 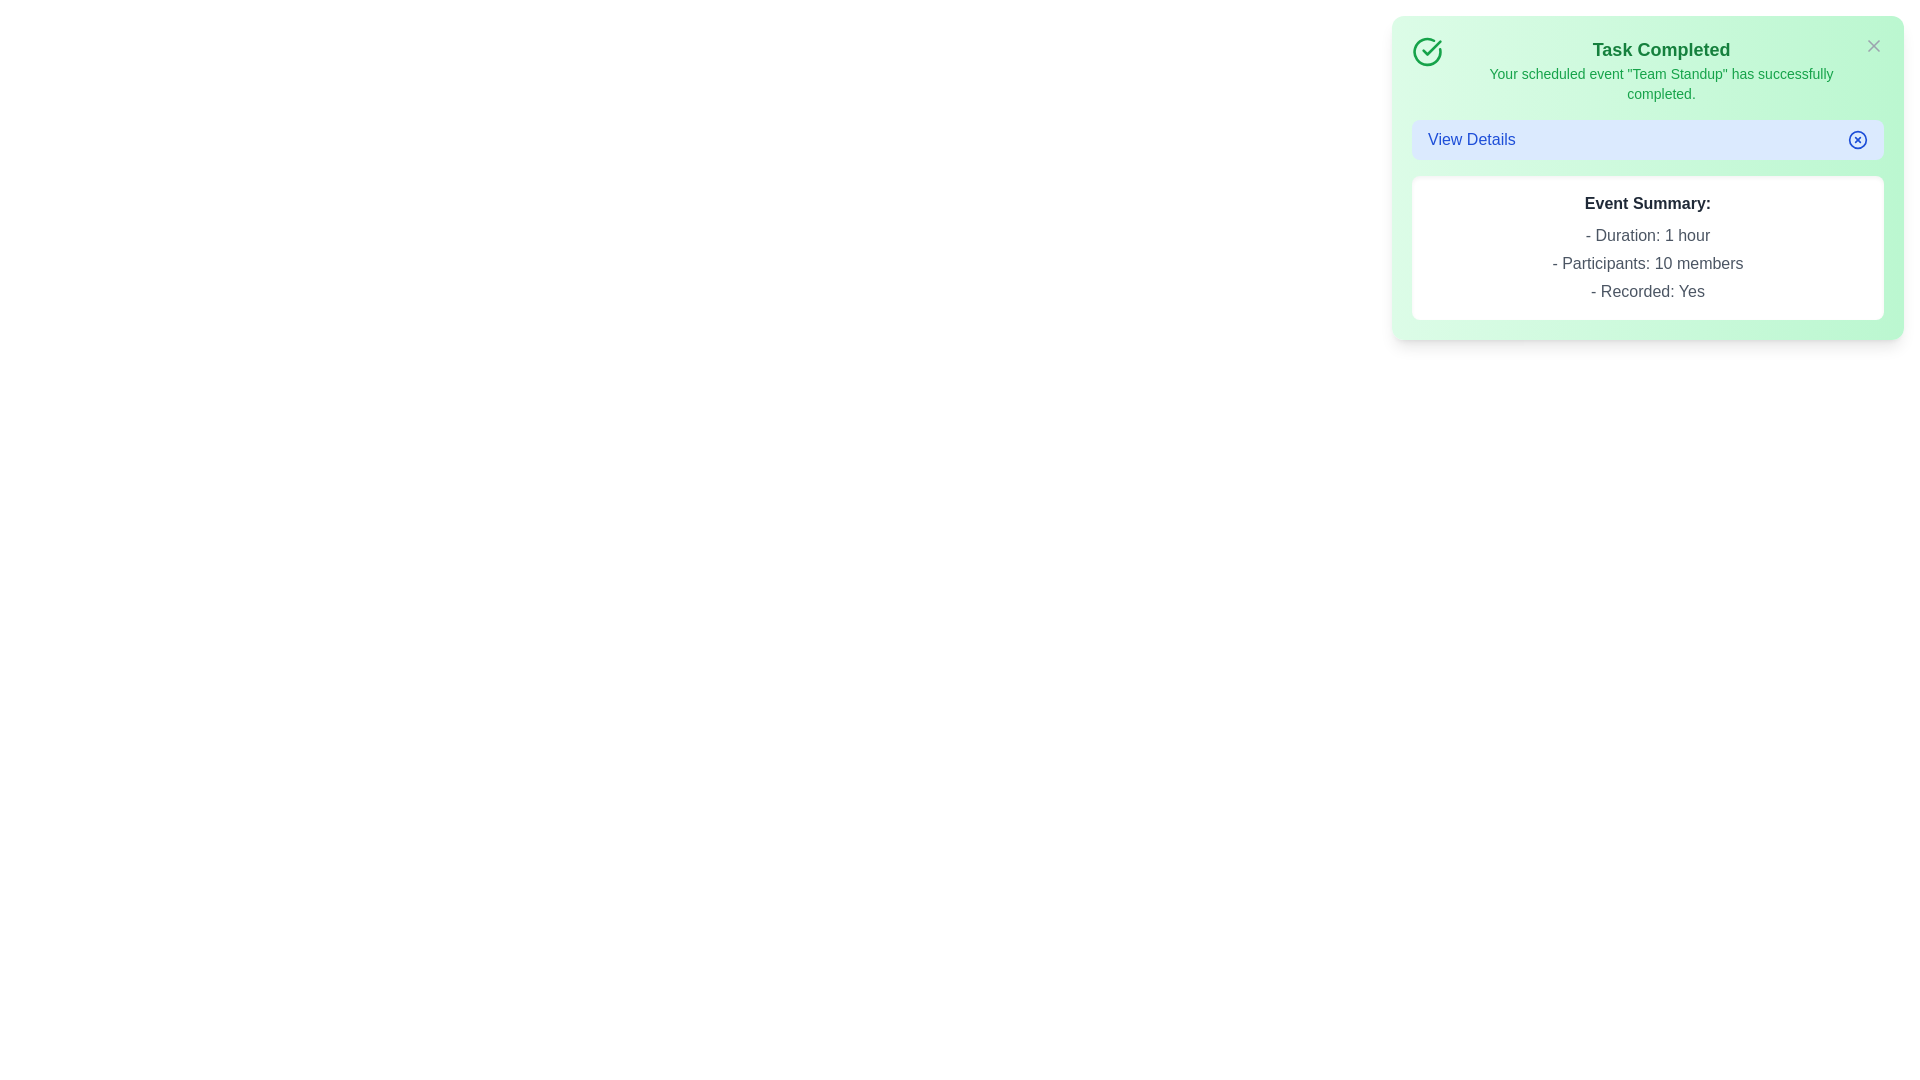 I want to click on 'View Details' button to expand the event details, so click(x=1647, y=138).